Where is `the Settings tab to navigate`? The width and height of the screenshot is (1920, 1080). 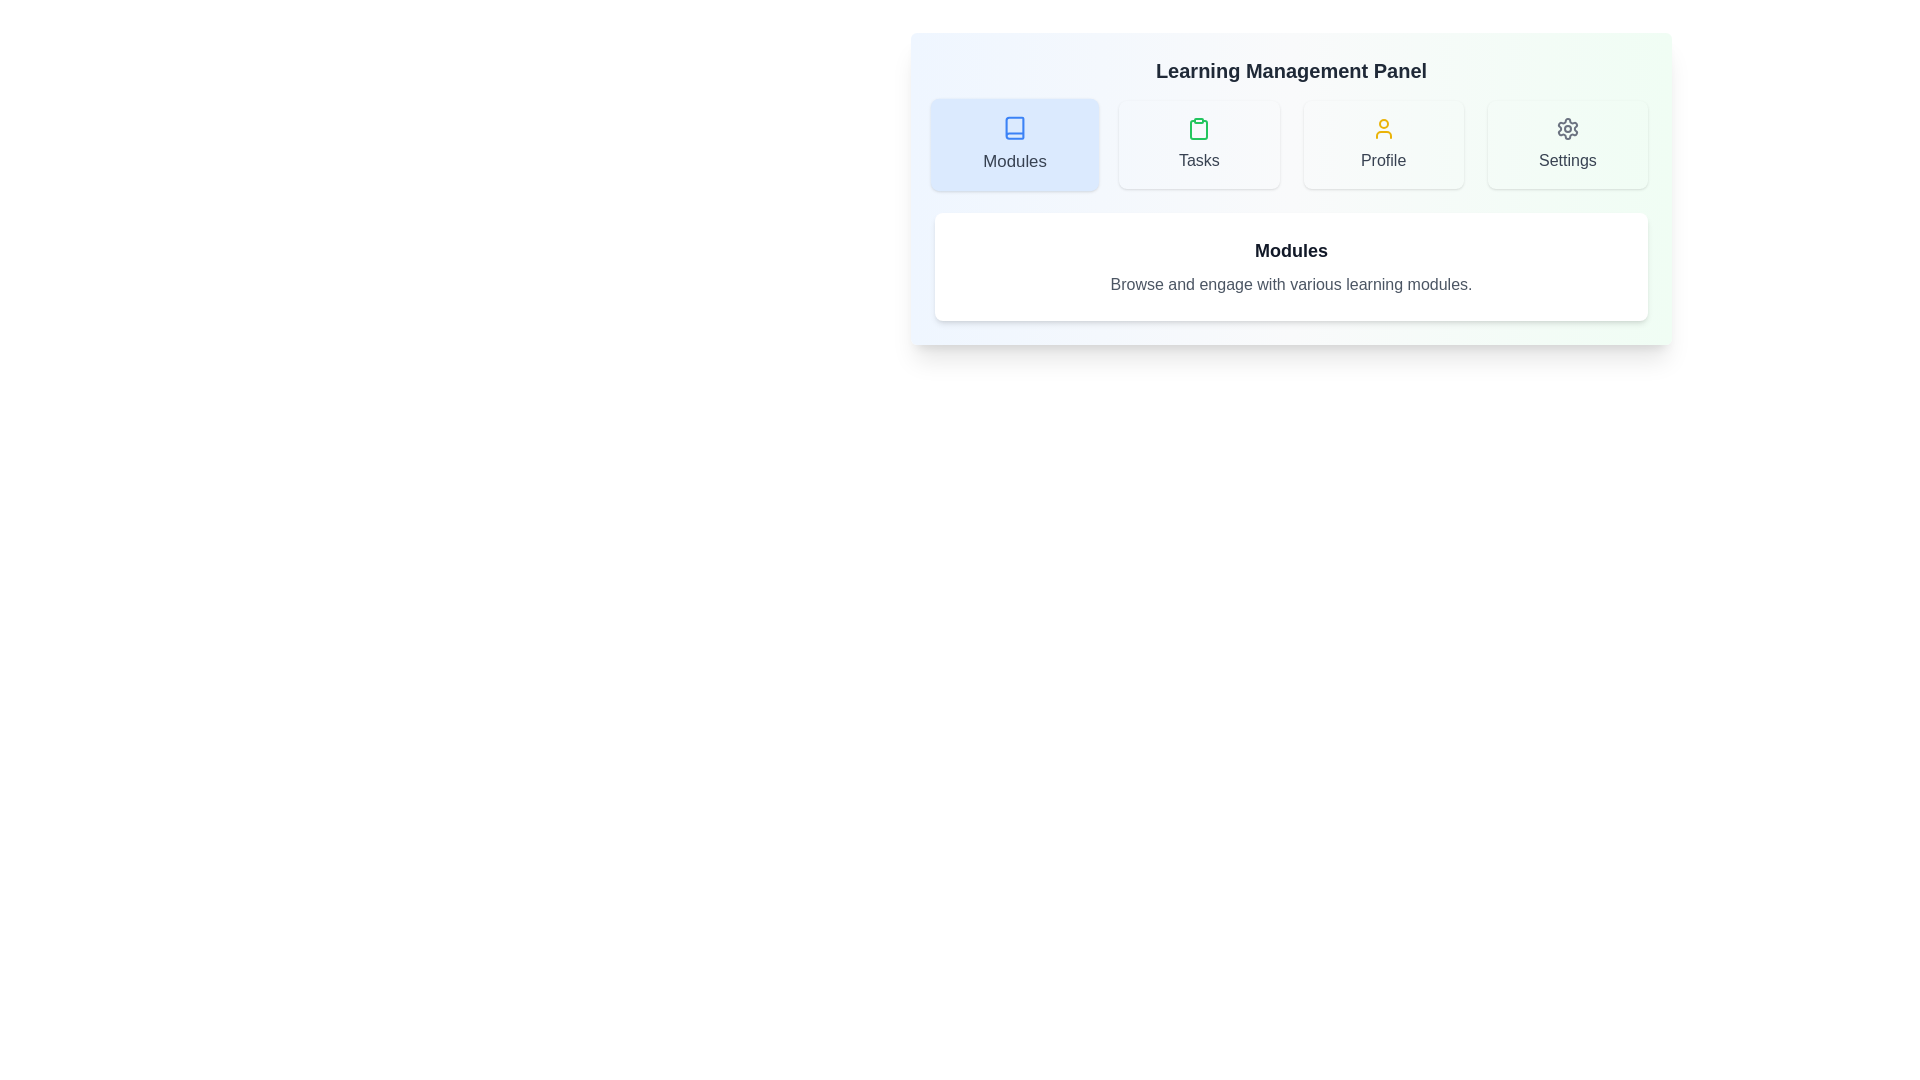
the Settings tab to navigate is located at coordinates (1566, 144).